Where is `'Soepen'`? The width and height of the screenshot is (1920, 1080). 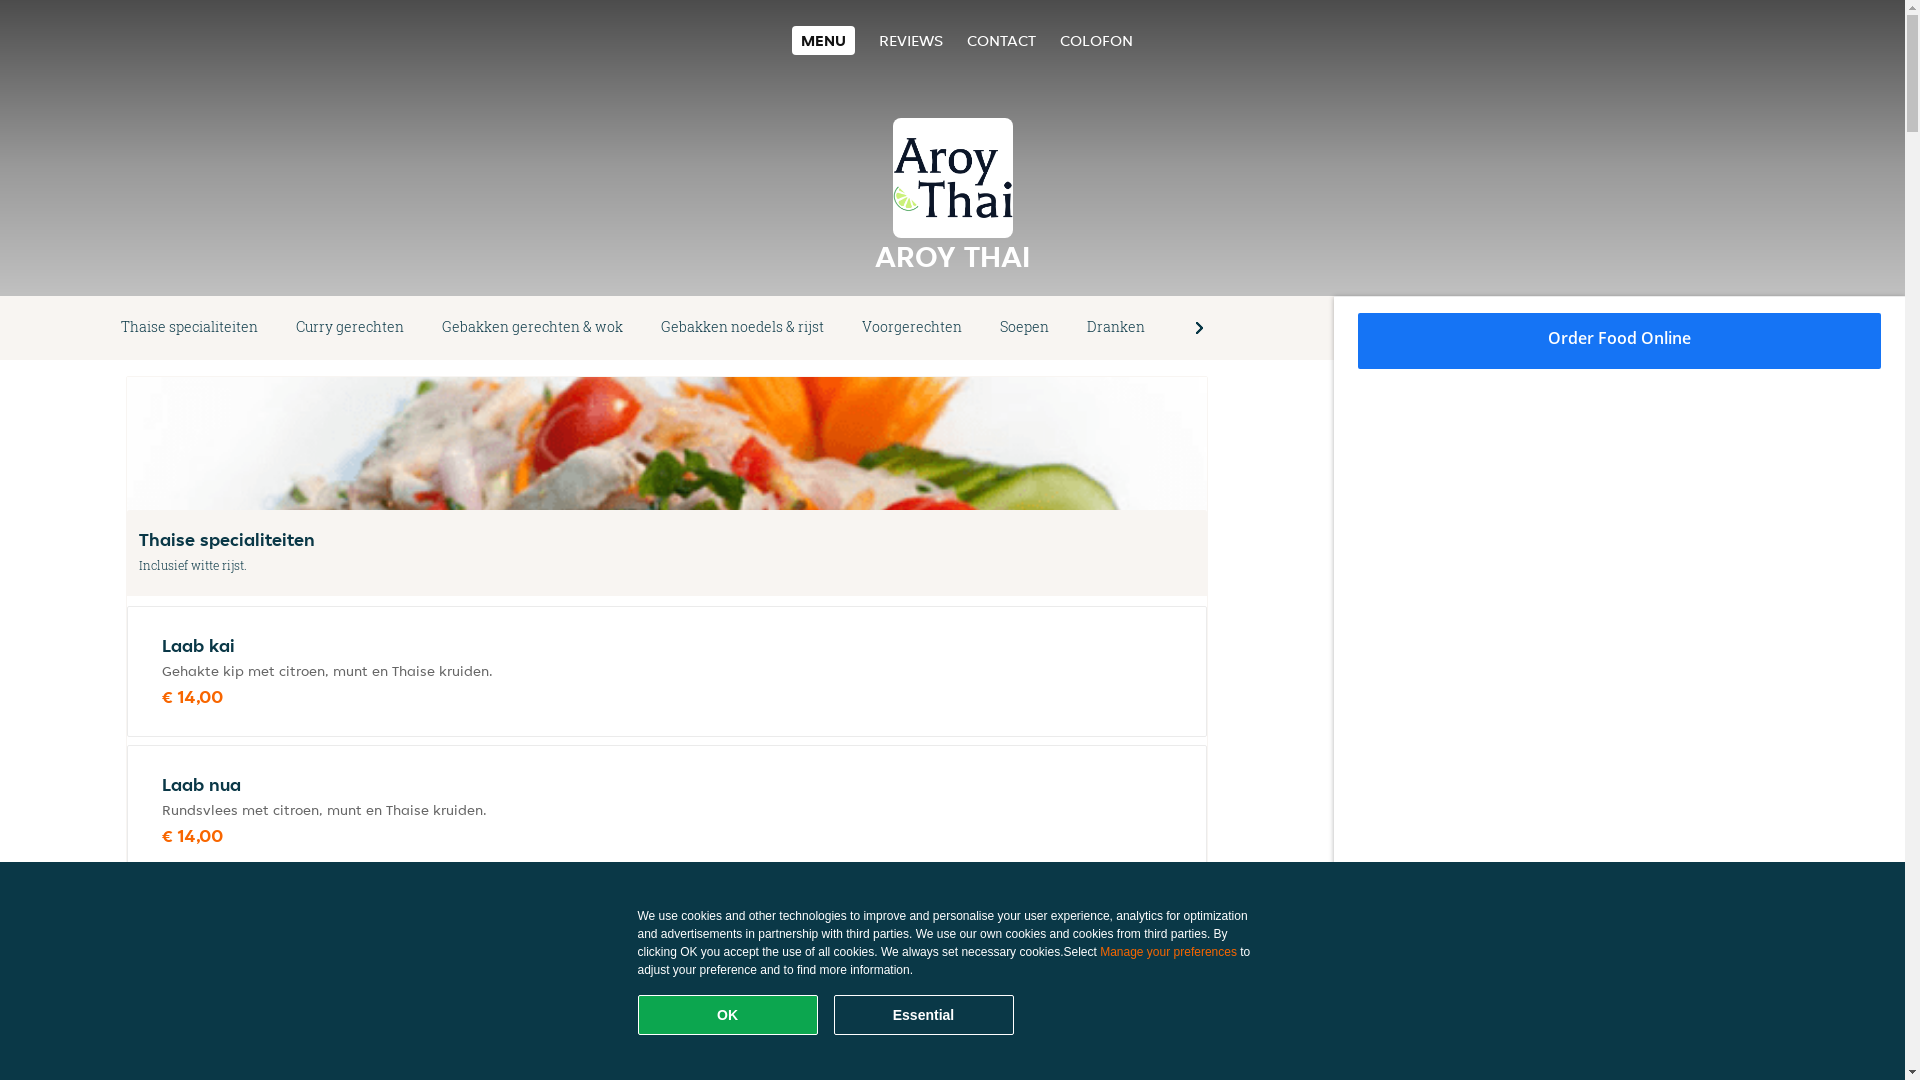
'Soepen' is located at coordinates (1024, 326).